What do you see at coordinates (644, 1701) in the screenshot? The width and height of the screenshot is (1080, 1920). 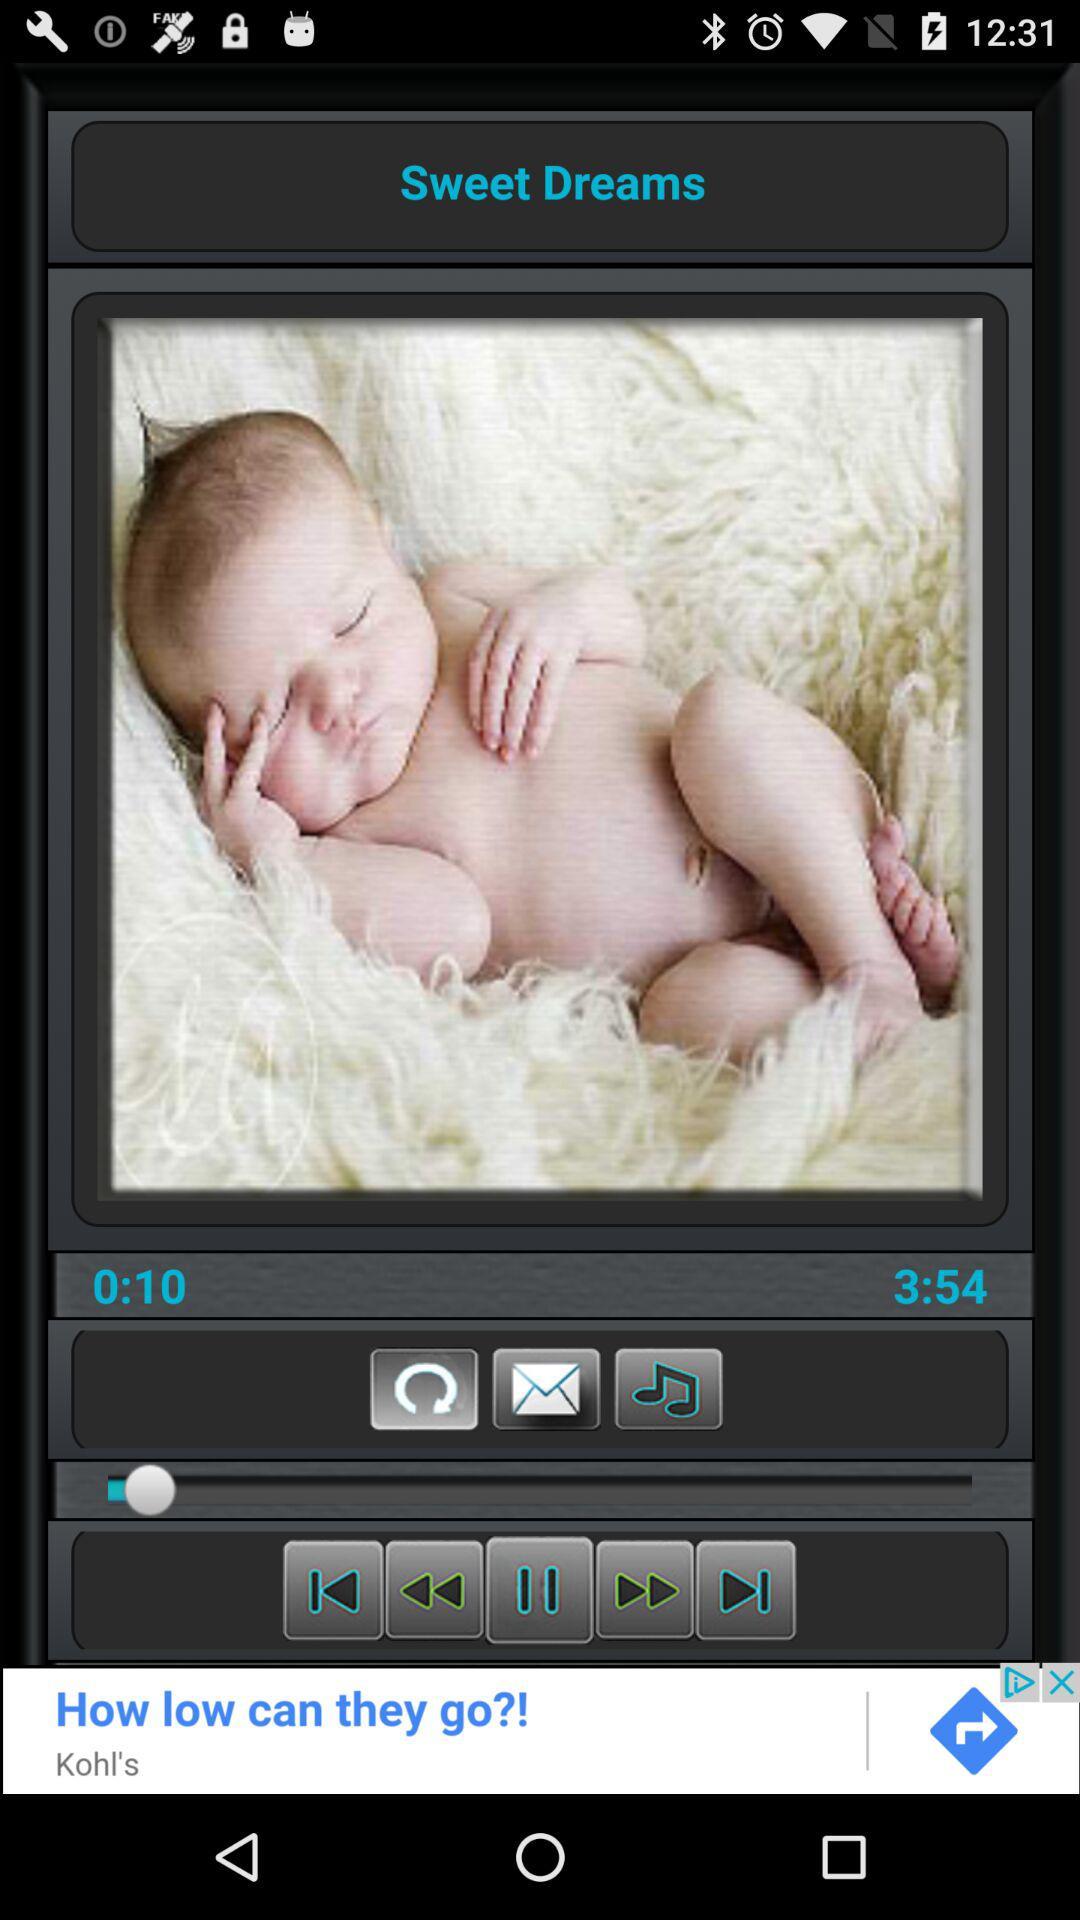 I see `the av_forward icon` at bounding box center [644, 1701].